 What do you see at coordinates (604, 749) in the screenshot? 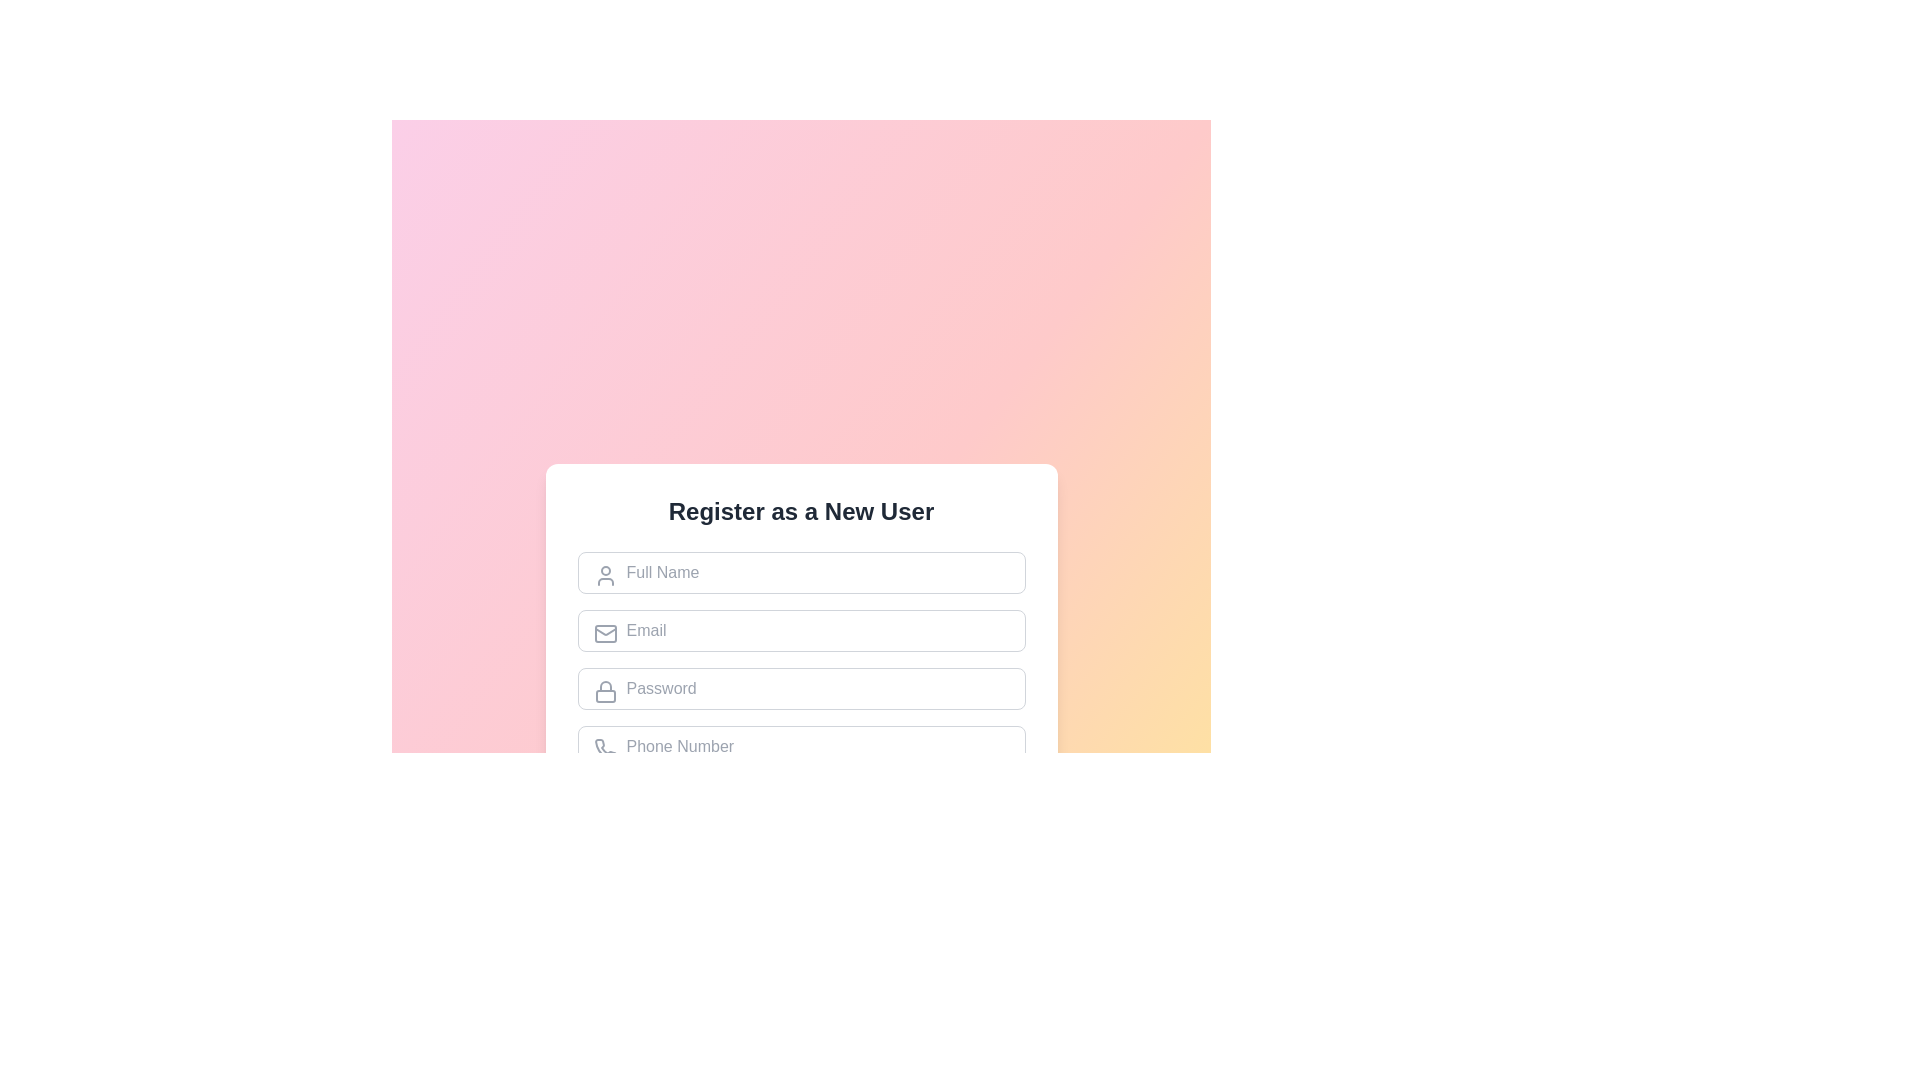
I see `the gray phone receiver icon located in the 'Phone Number' input field, which is styled with a line-art design and serves as an indicator for the input's purpose` at bounding box center [604, 749].